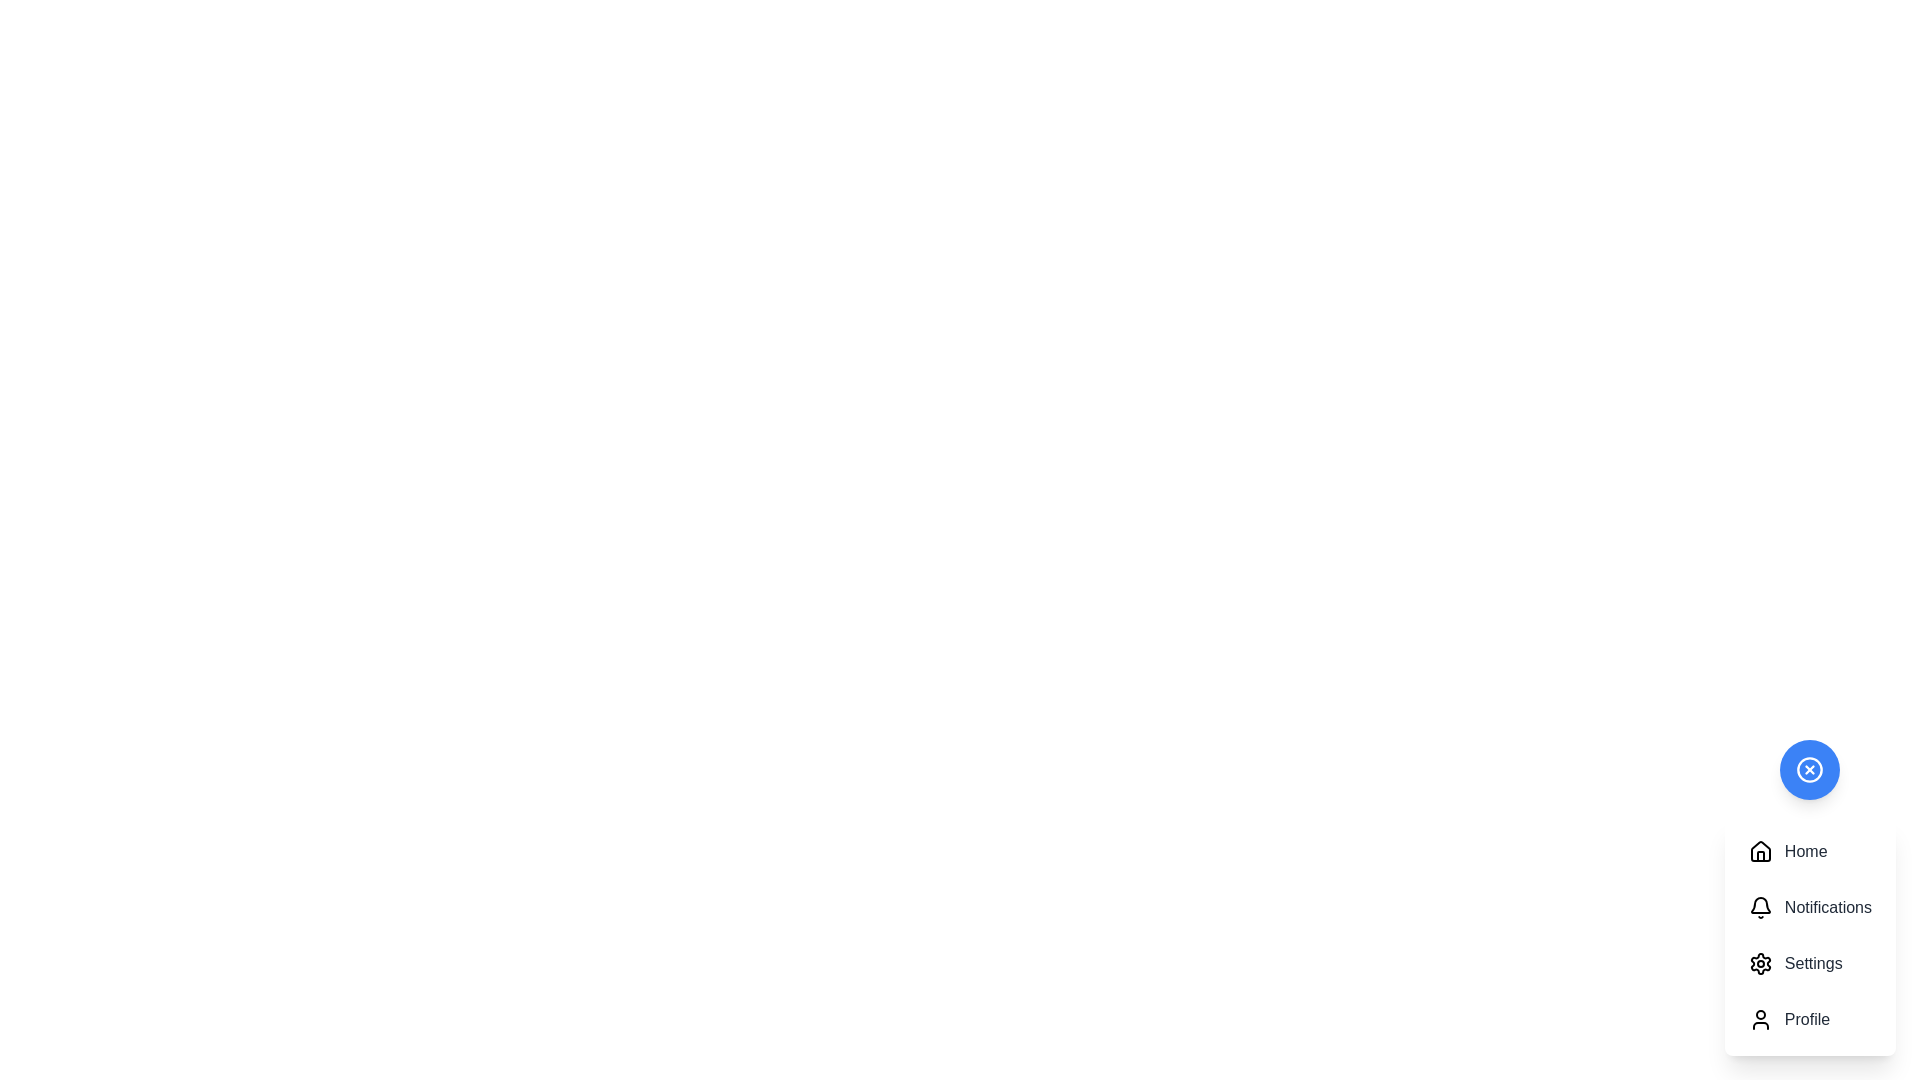 The image size is (1920, 1080). What do you see at coordinates (1809, 907) in the screenshot?
I see `the Notifications button of the speed dial` at bounding box center [1809, 907].